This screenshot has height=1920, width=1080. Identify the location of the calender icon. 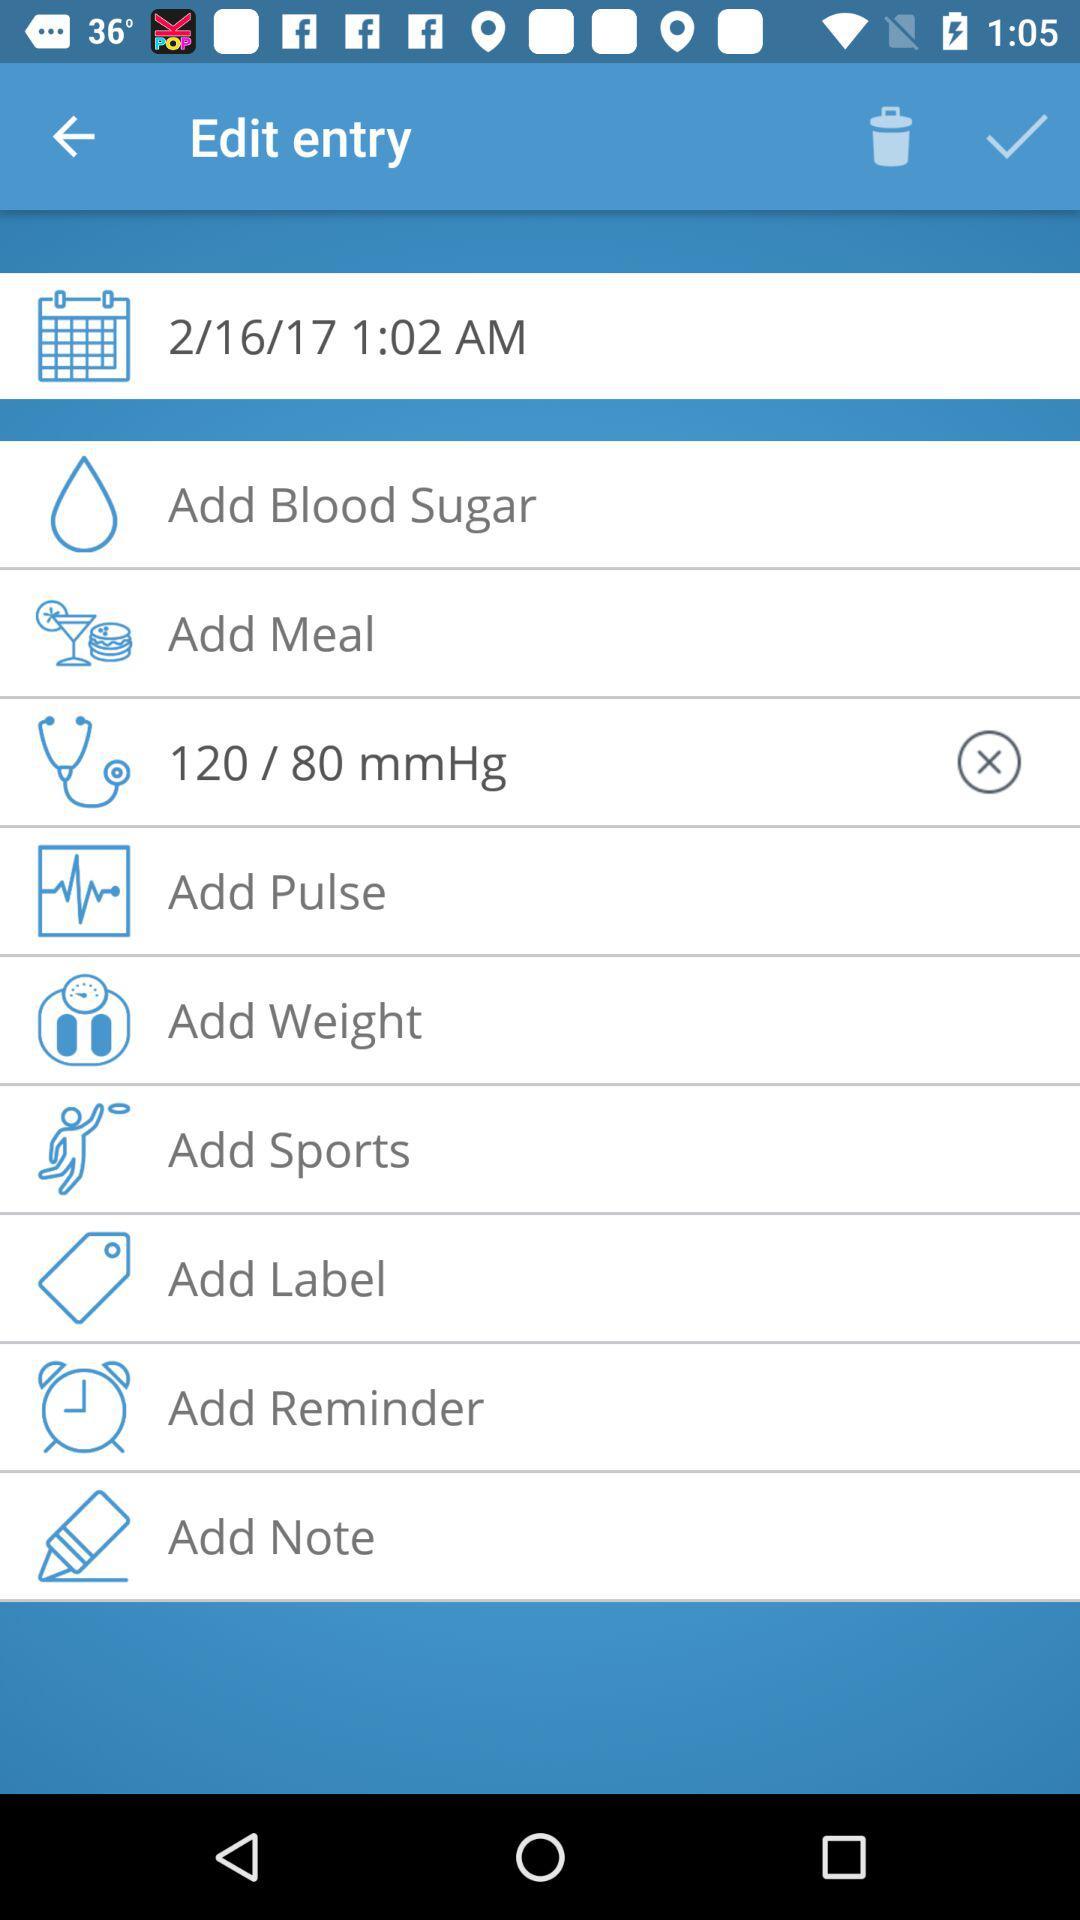
(83, 336).